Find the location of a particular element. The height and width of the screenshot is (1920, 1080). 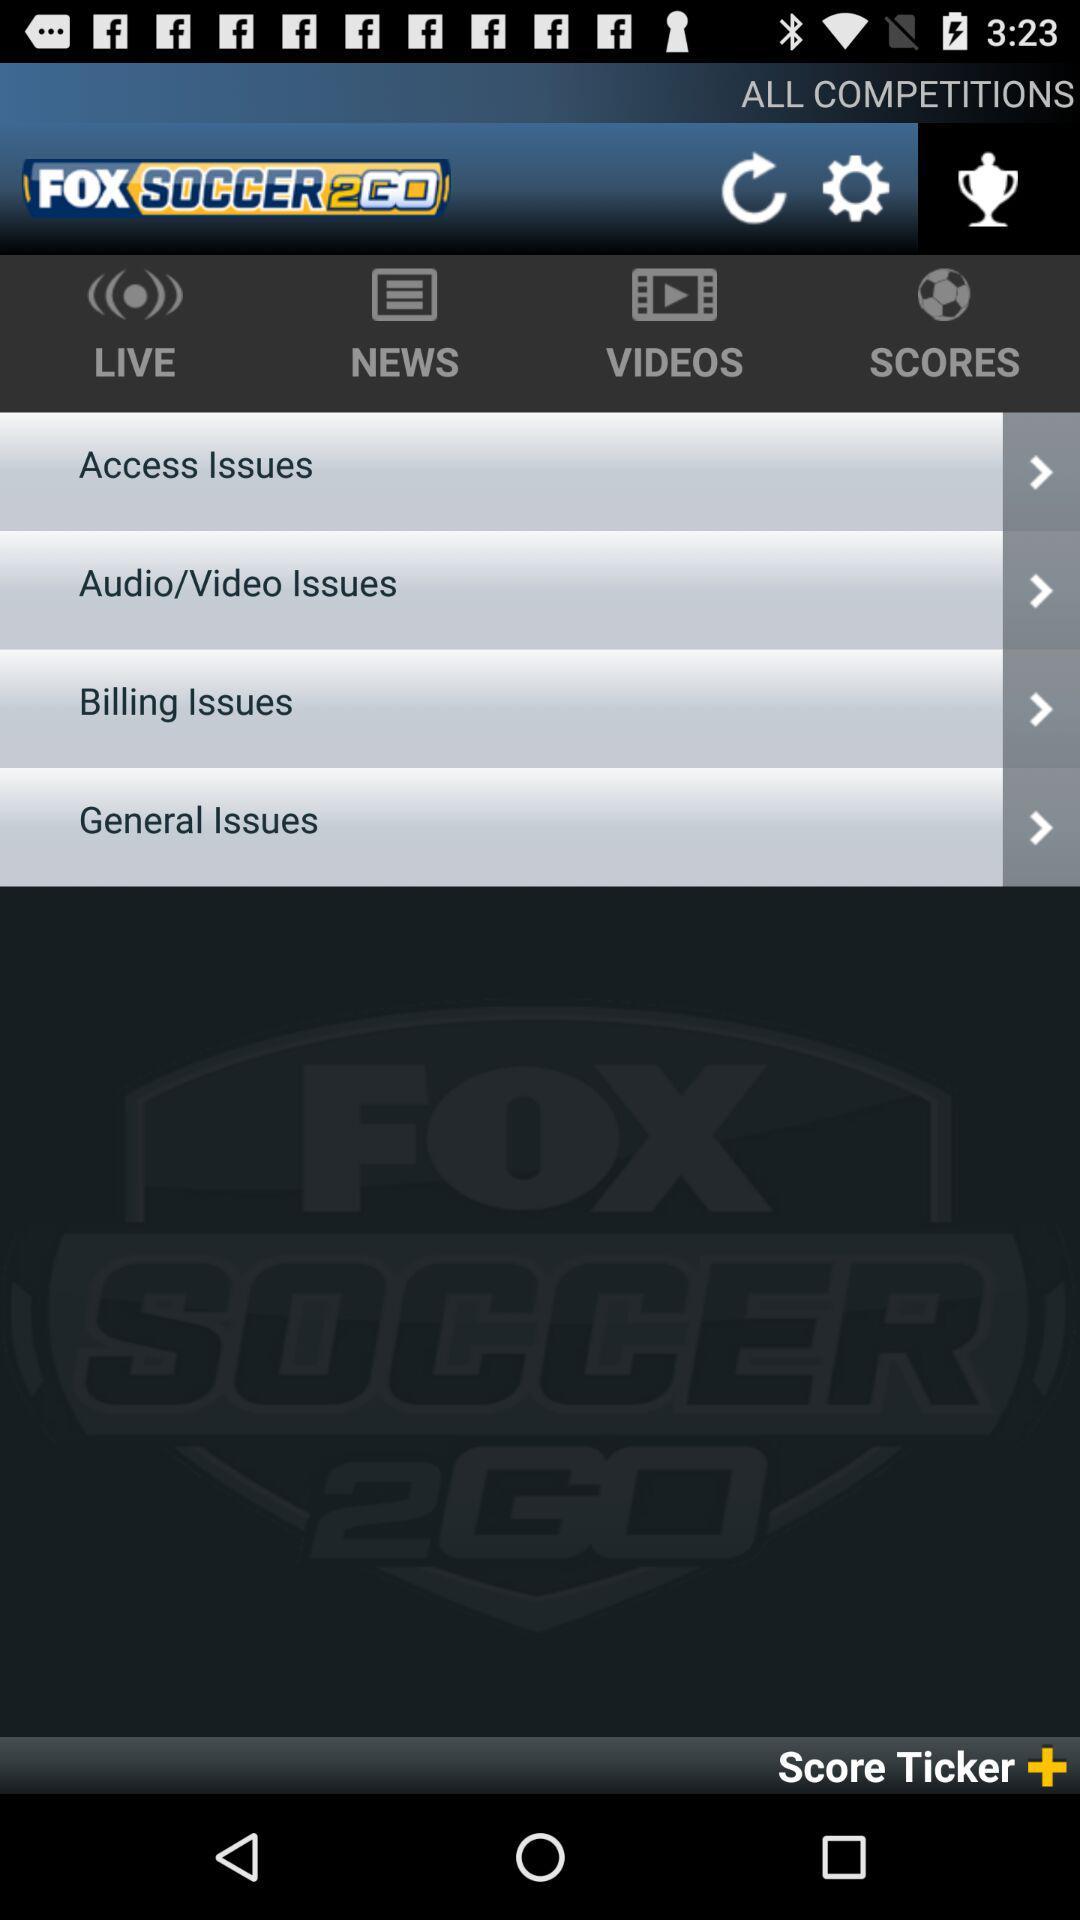

the settings icon is located at coordinates (855, 201).